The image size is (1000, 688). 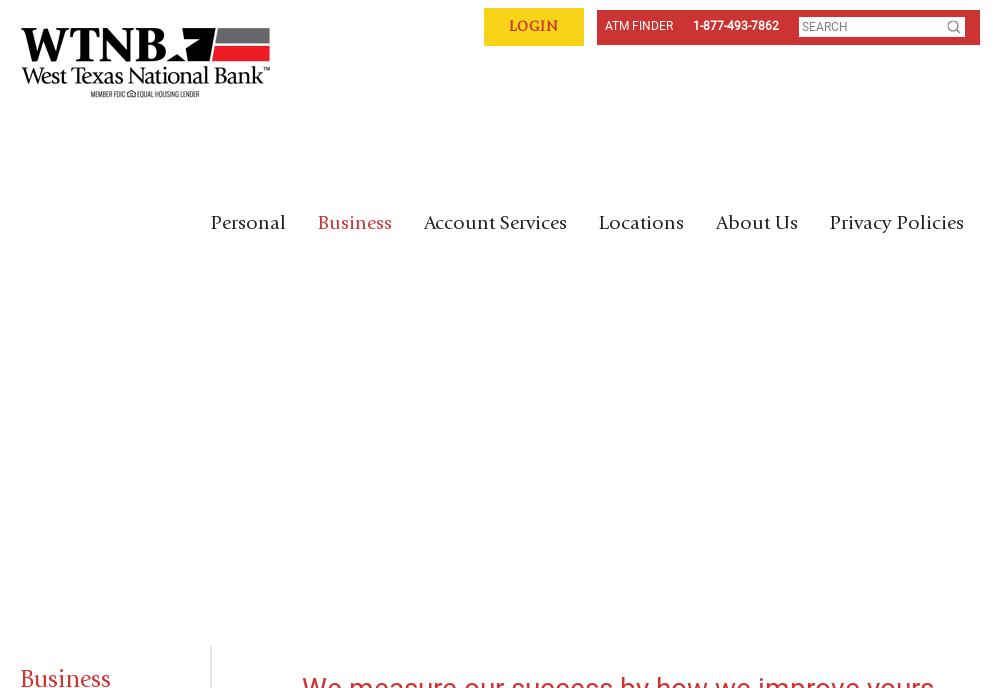 What do you see at coordinates (735, 26) in the screenshot?
I see `'1-877-493-7862'` at bounding box center [735, 26].